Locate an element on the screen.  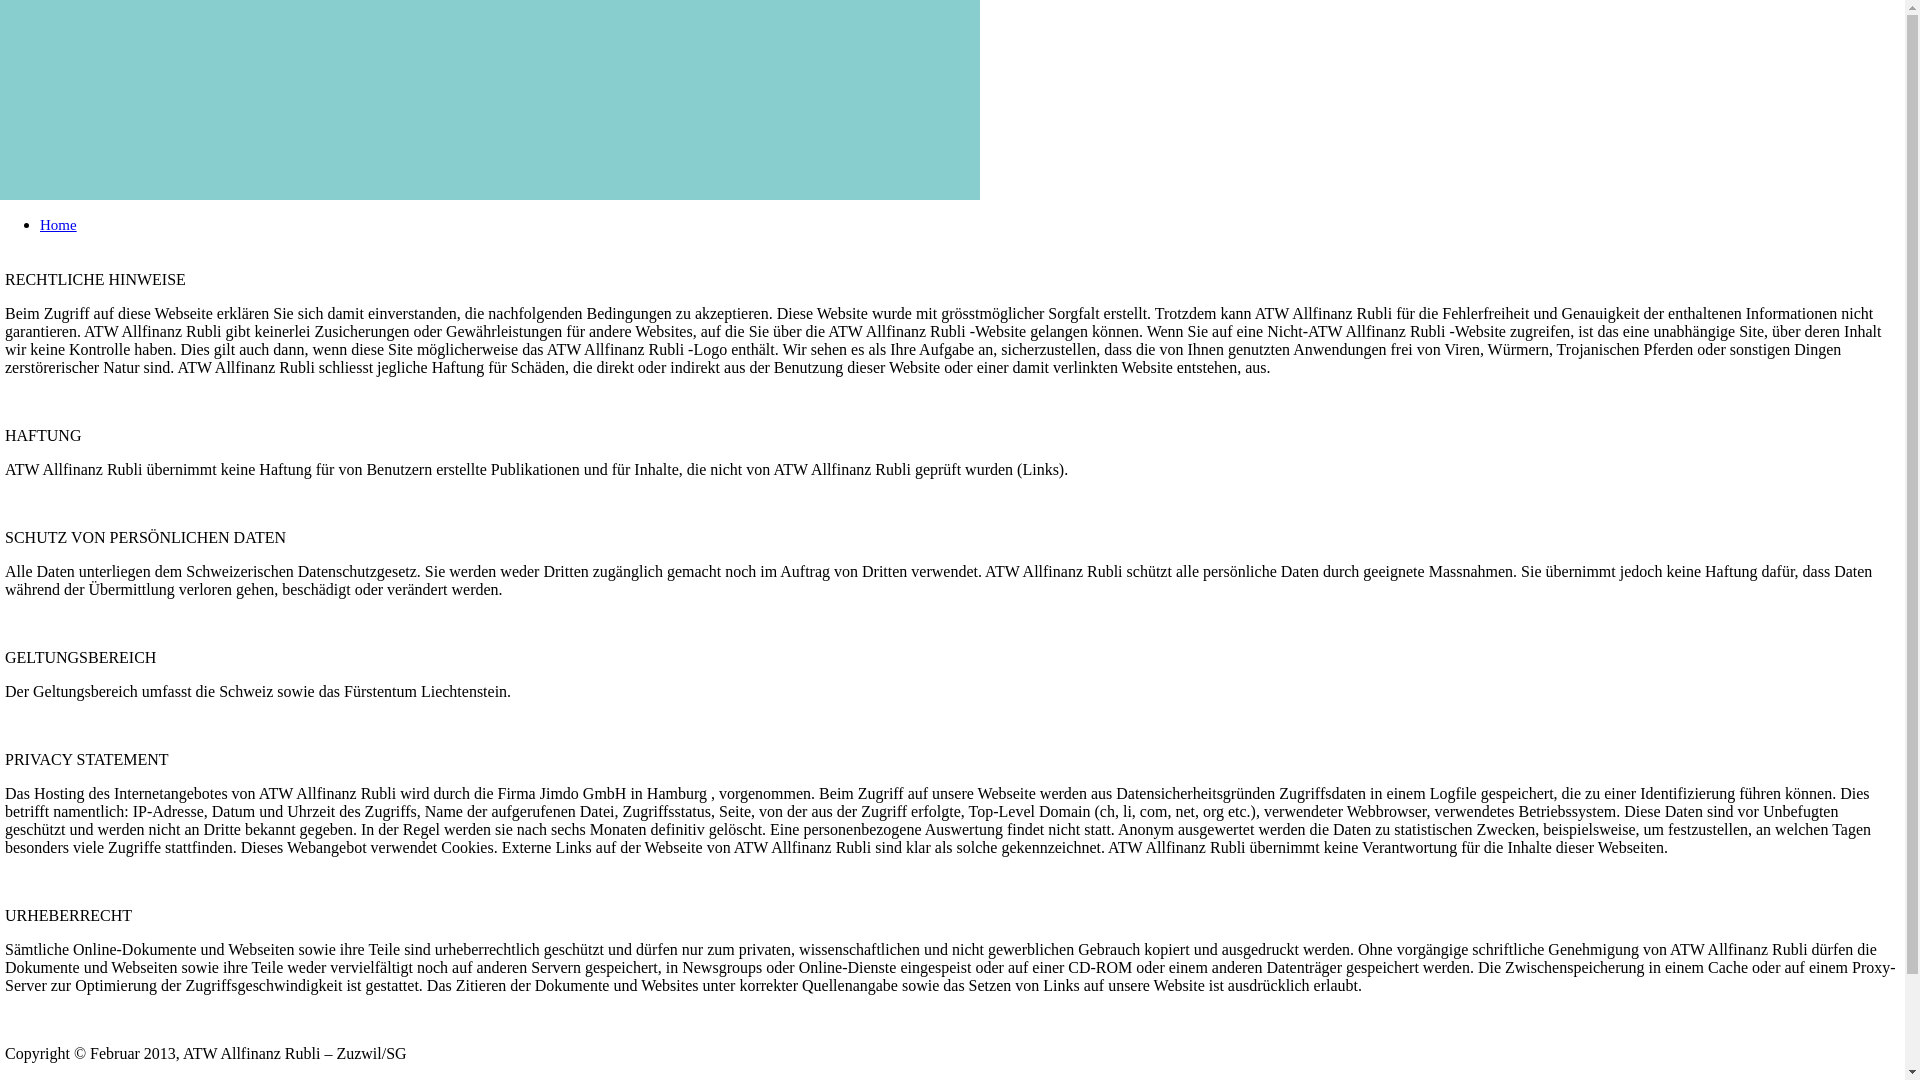
'Home' is located at coordinates (39, 224).